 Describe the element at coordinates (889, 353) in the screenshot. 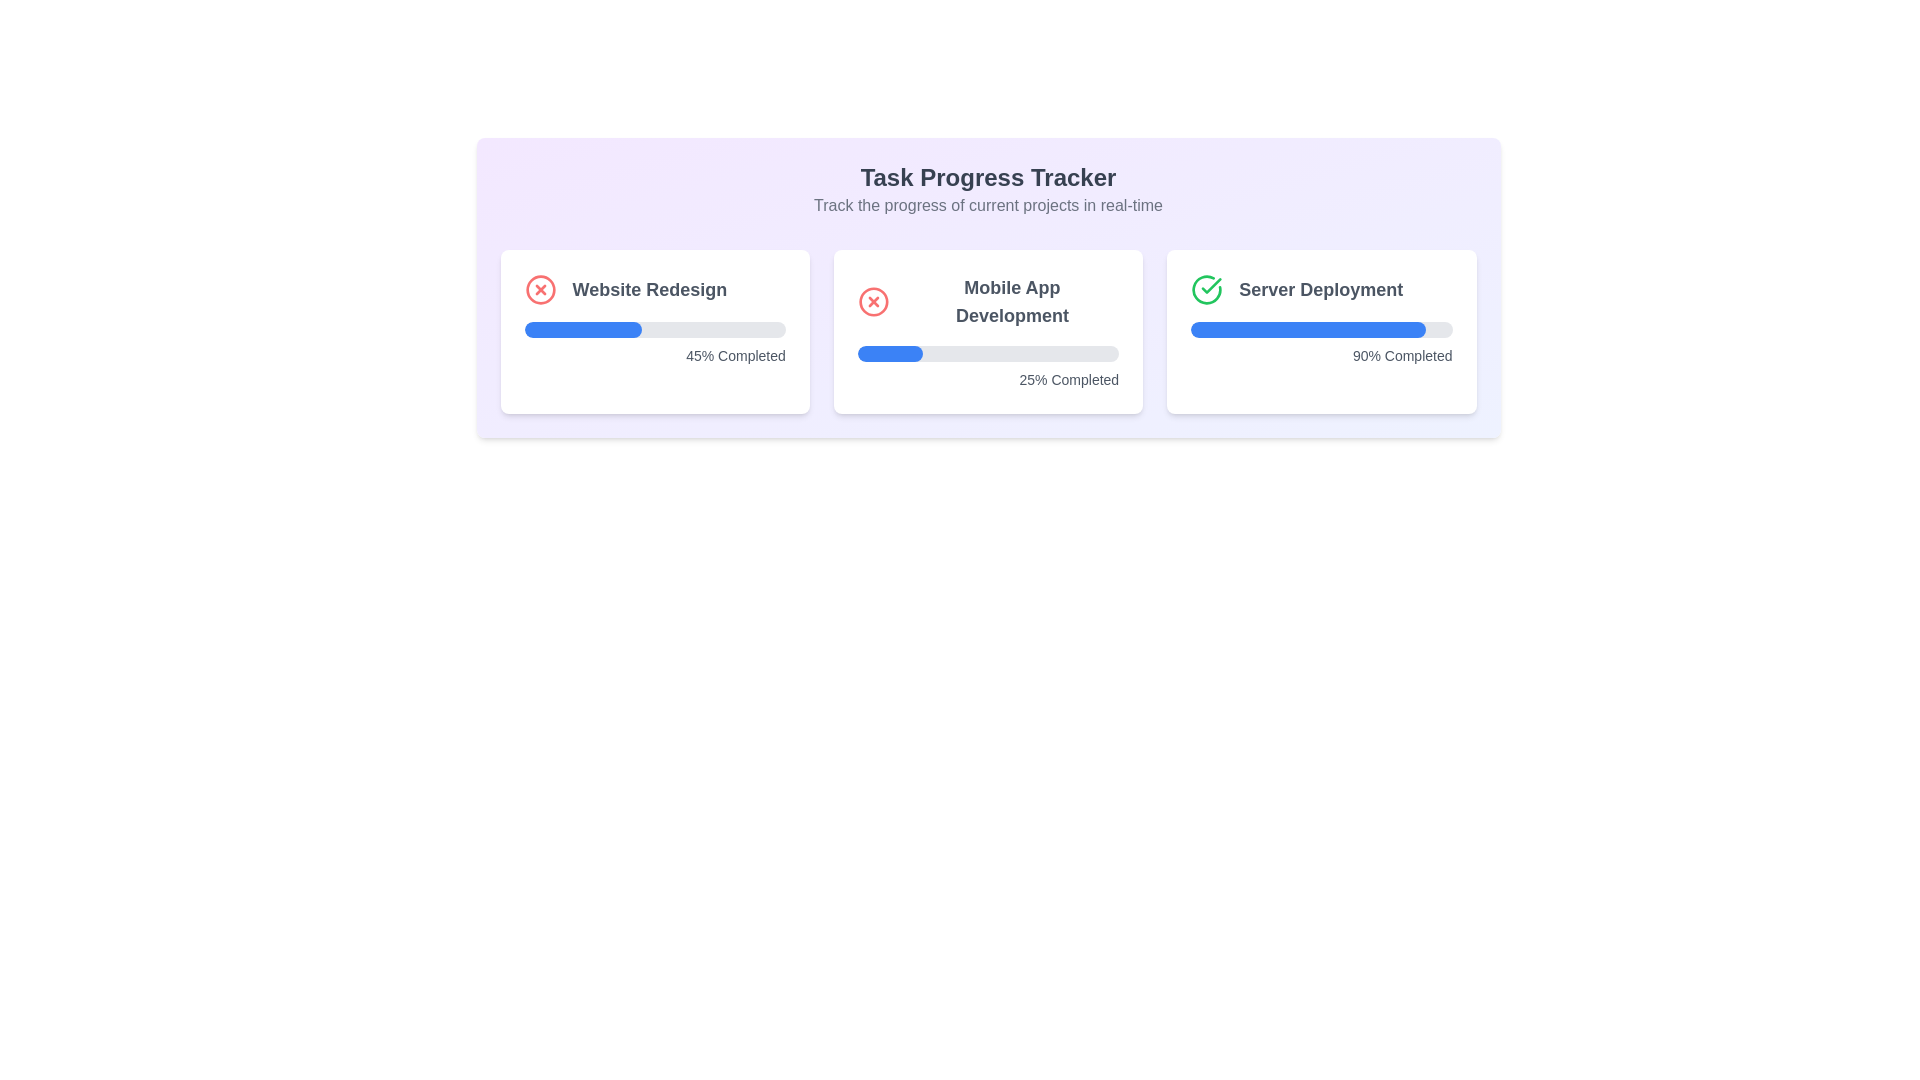

I see `the blue progress bar segment, which is 25% filled and located under the 'Mobile App Development' text` at that location.